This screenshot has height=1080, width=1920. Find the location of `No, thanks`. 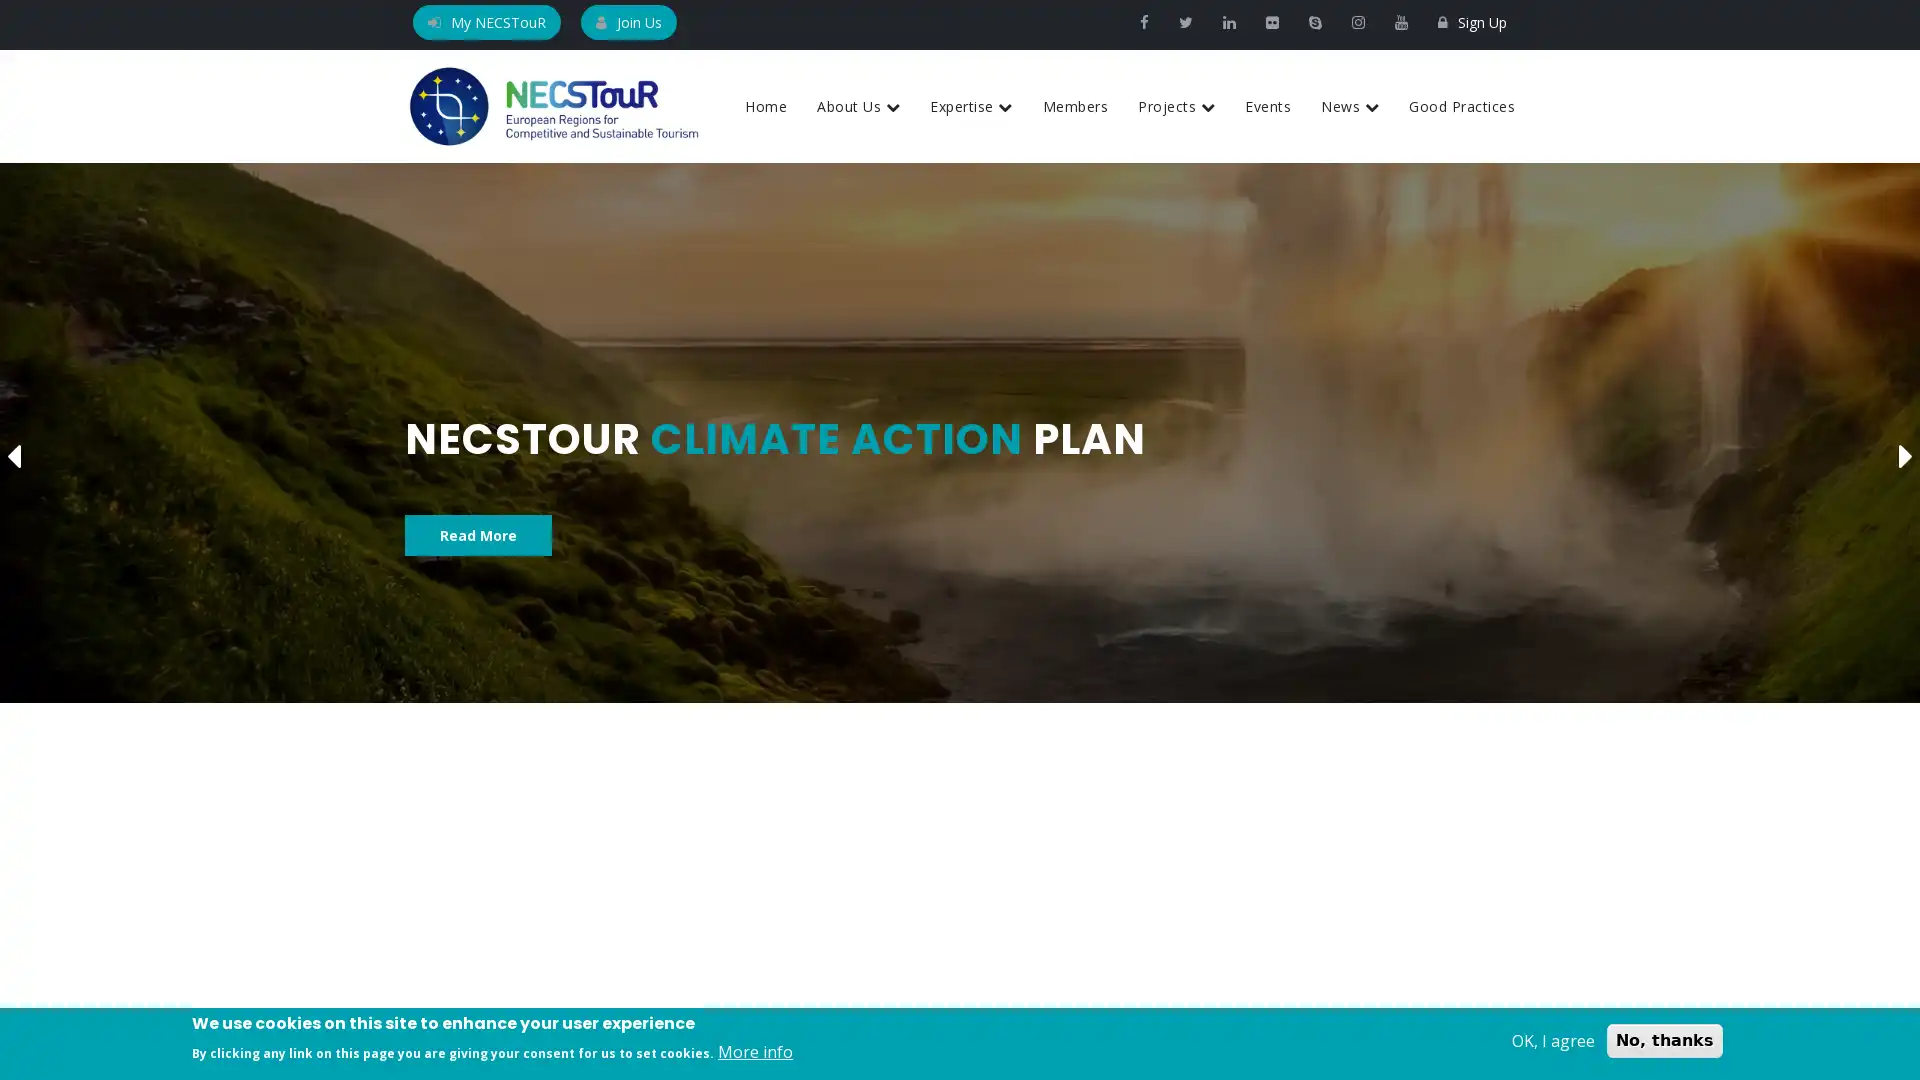

No, thanks is located at coordinates (1665, 1040).